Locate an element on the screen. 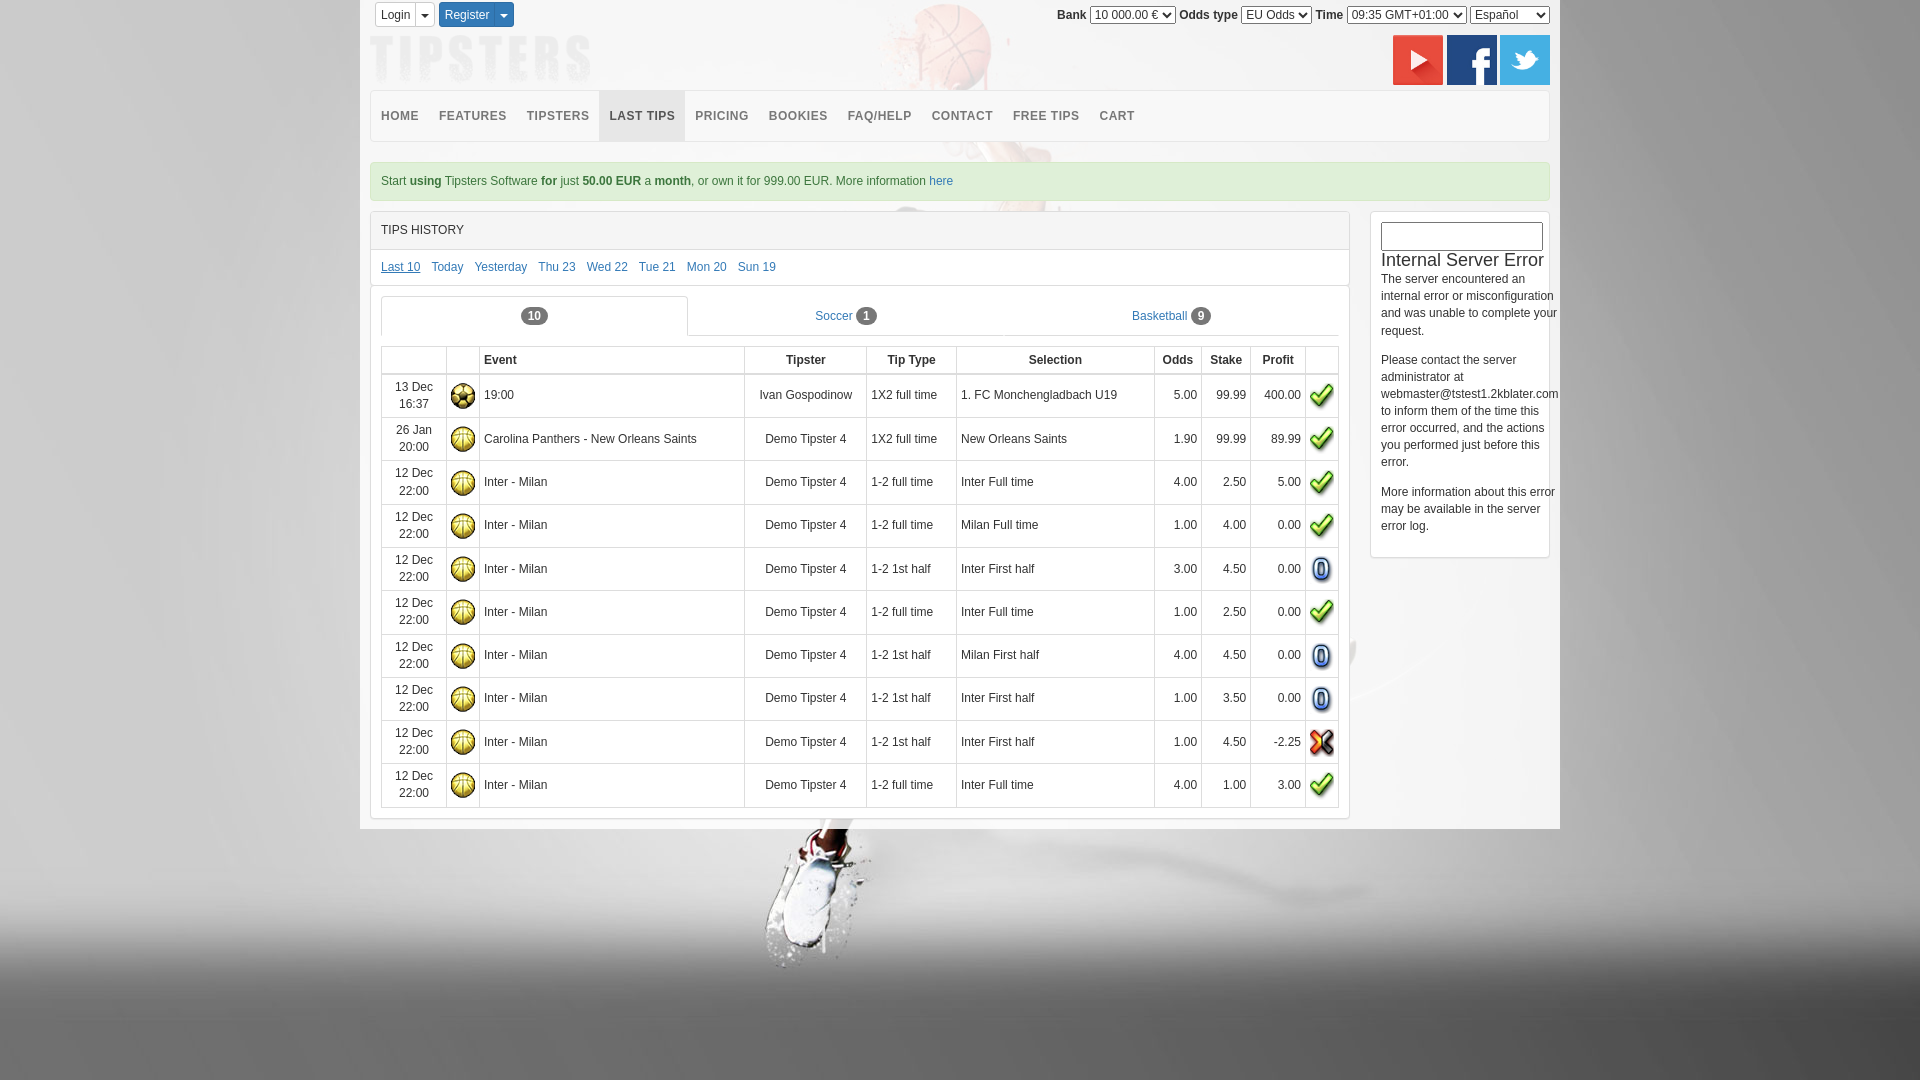  ' on Twitter' is located at coordinates (1524, 57).